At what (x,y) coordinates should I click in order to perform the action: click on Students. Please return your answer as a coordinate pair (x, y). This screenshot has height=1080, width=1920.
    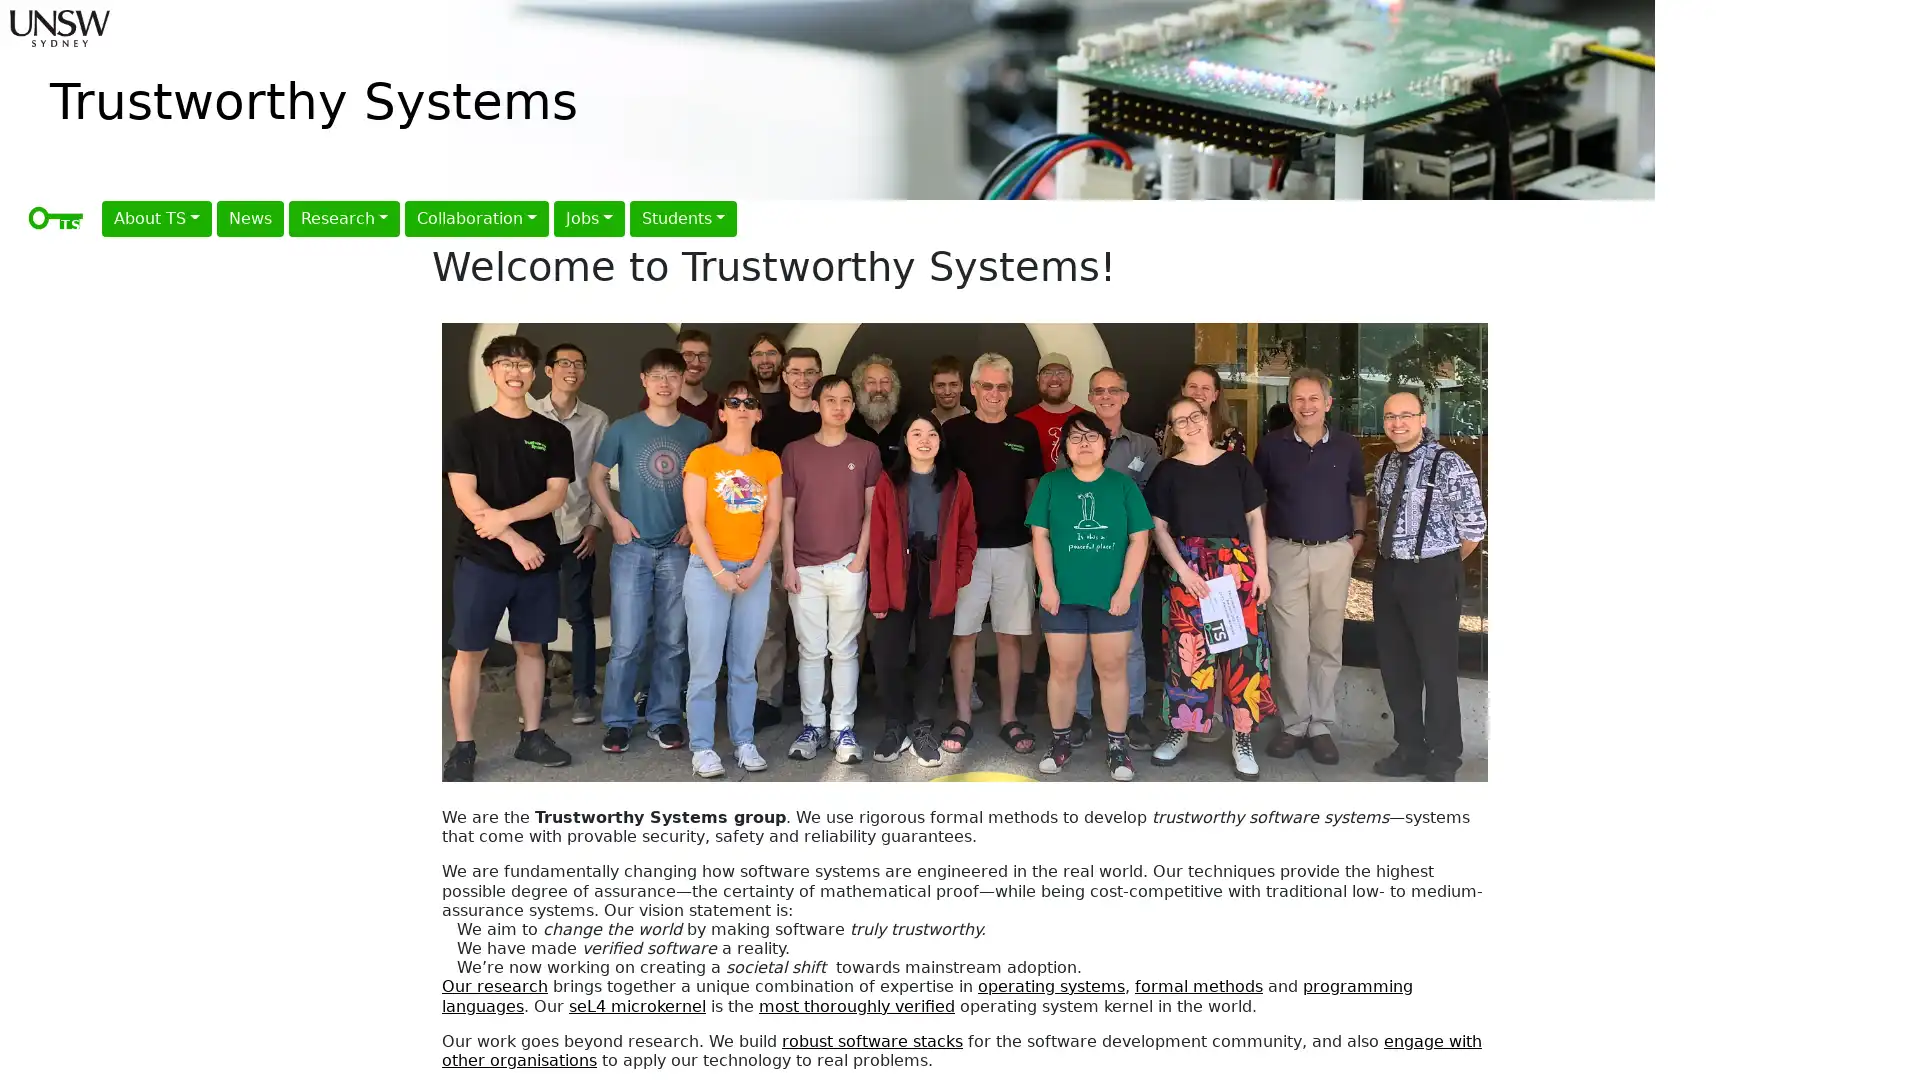
    Looking at the image, I should click on (682, 218).